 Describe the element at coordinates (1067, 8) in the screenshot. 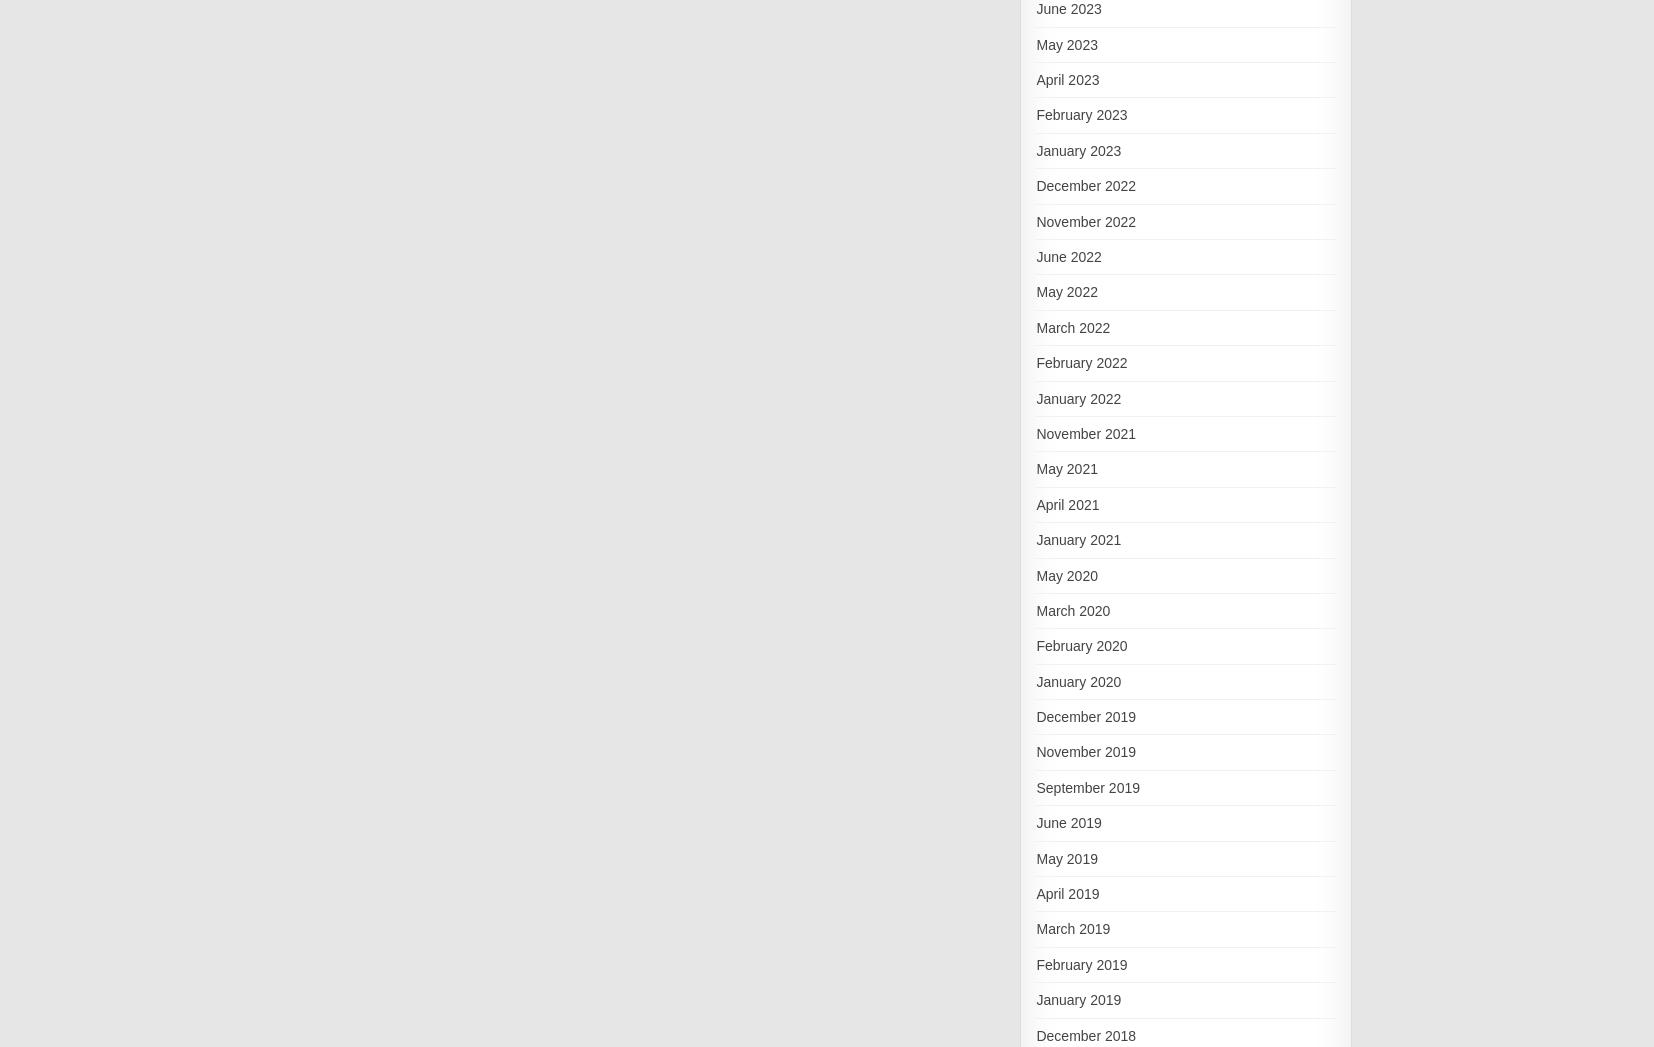

I see `'June 2023'` at that location.